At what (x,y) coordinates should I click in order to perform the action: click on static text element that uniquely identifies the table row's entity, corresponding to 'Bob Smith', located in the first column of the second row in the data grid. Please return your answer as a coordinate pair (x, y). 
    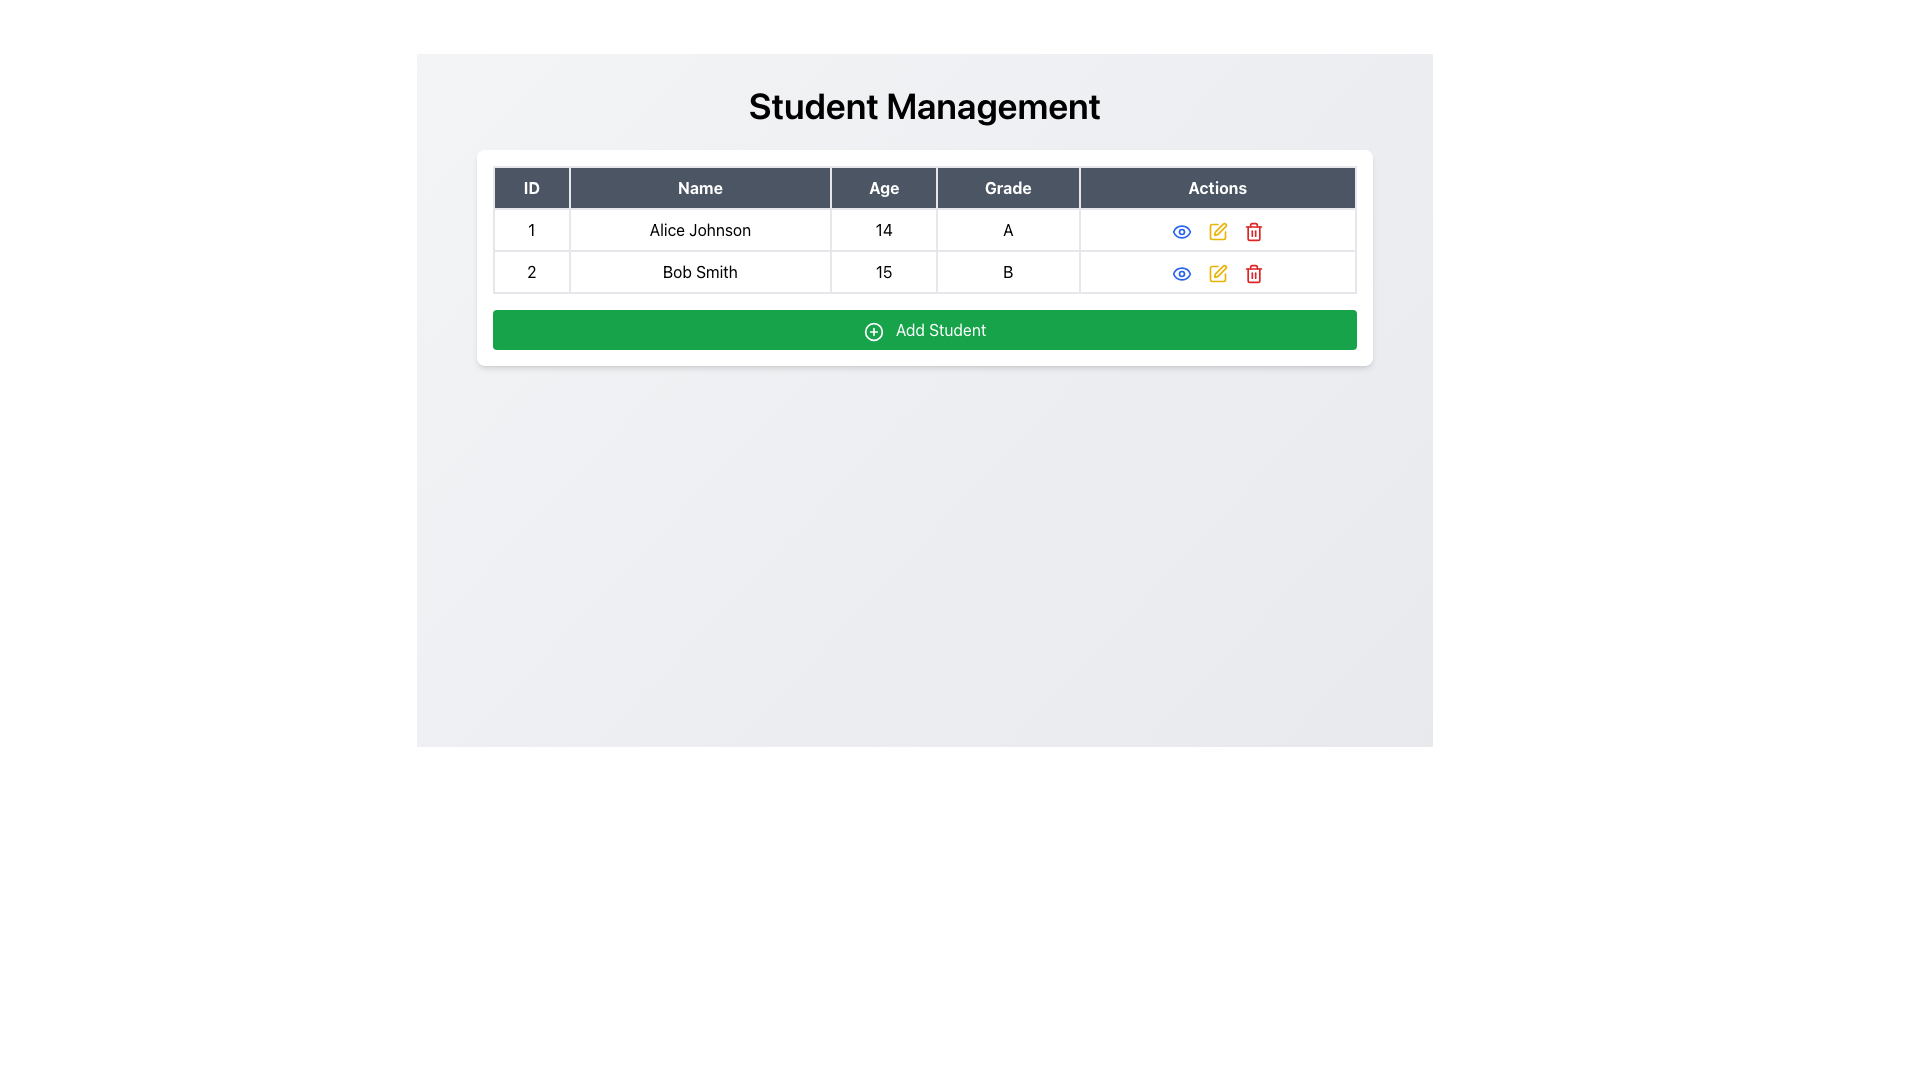
    Looking at the image, I should click on (531, 272).